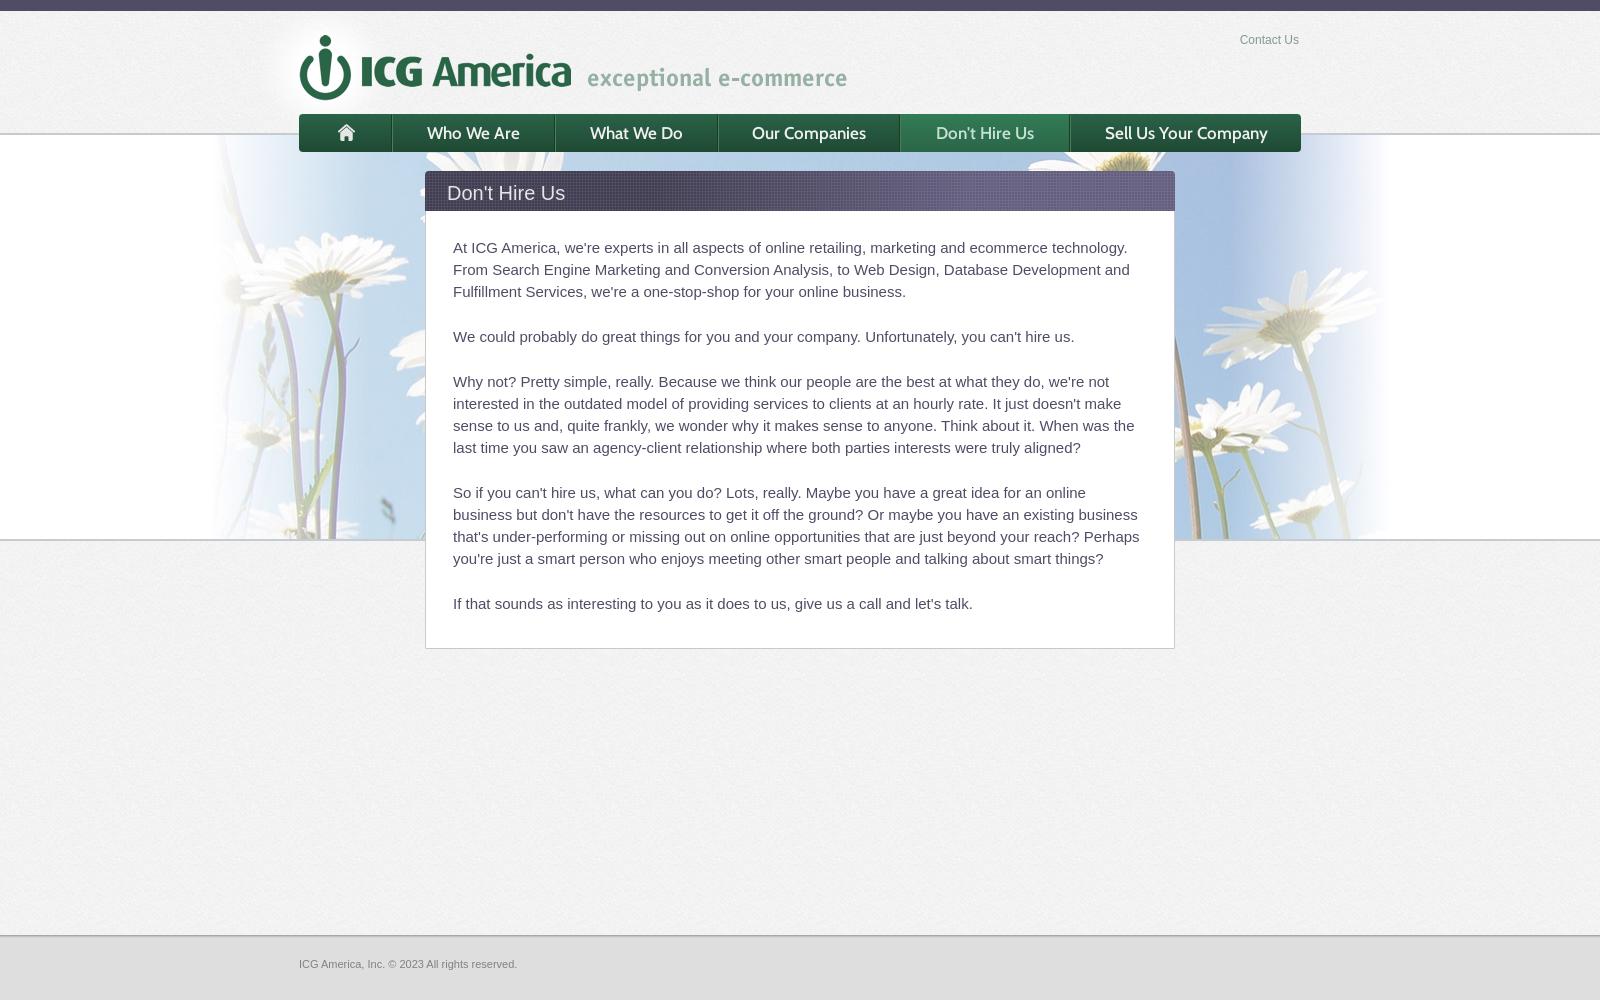  I want to click on 'Our Companies', so click(807, 133).